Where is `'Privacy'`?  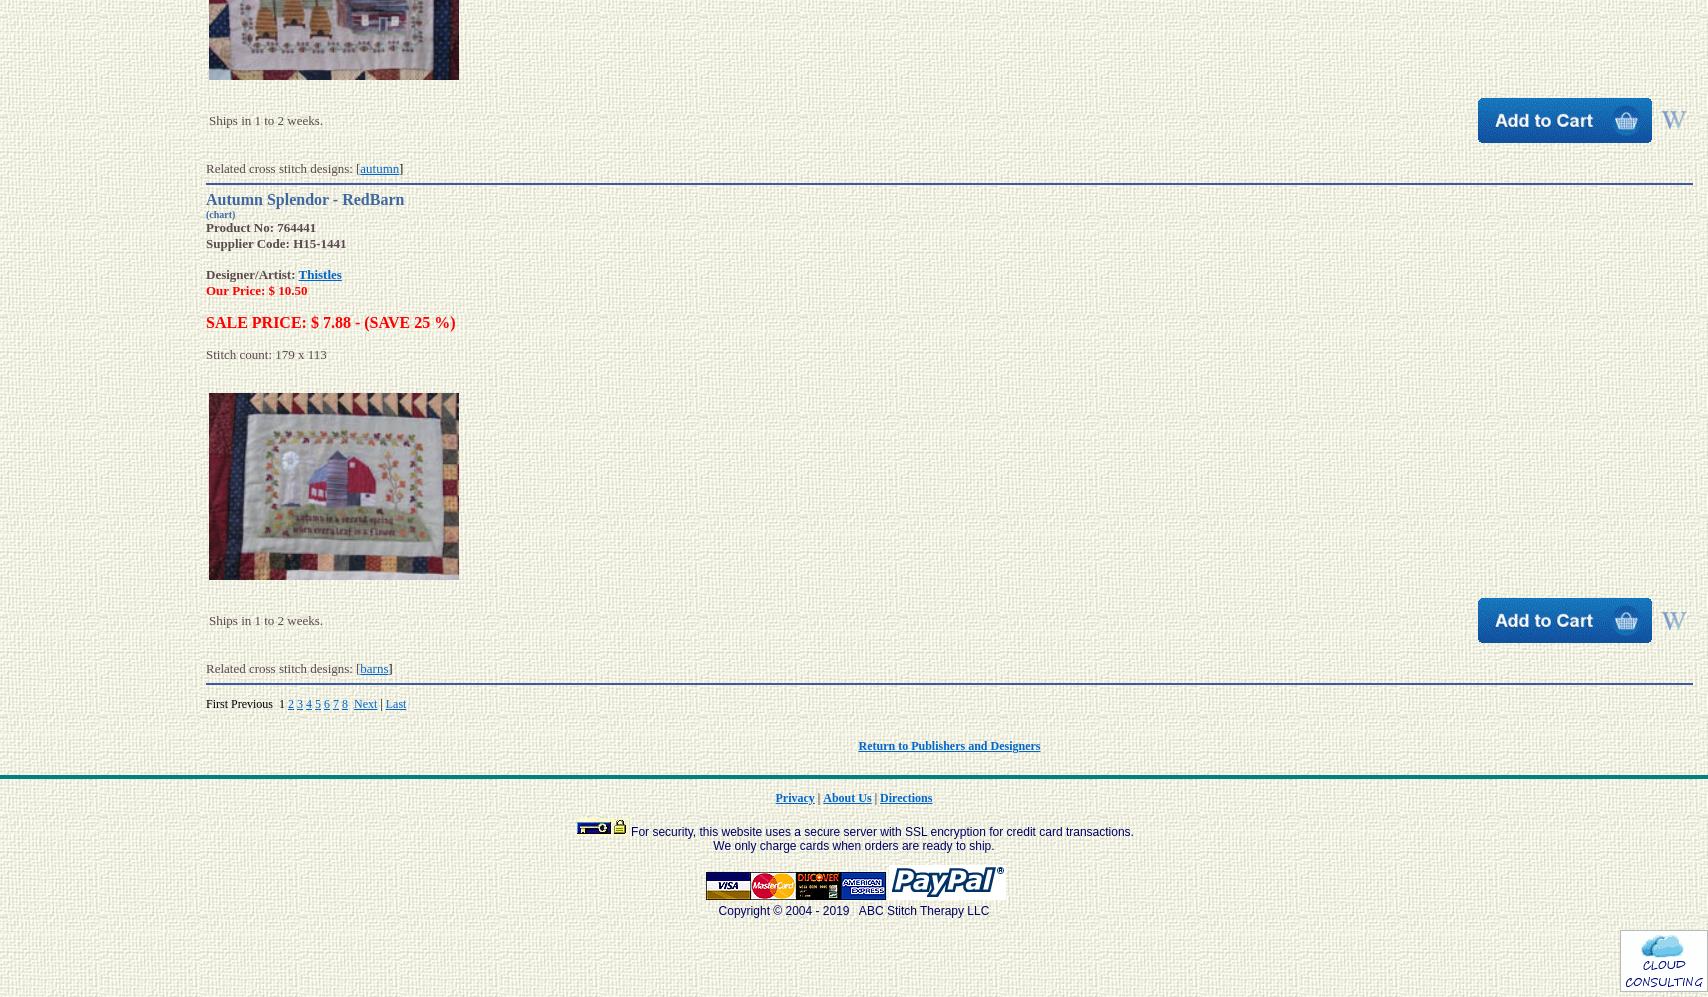 'Privacy' is located at coordinates (794, 796).